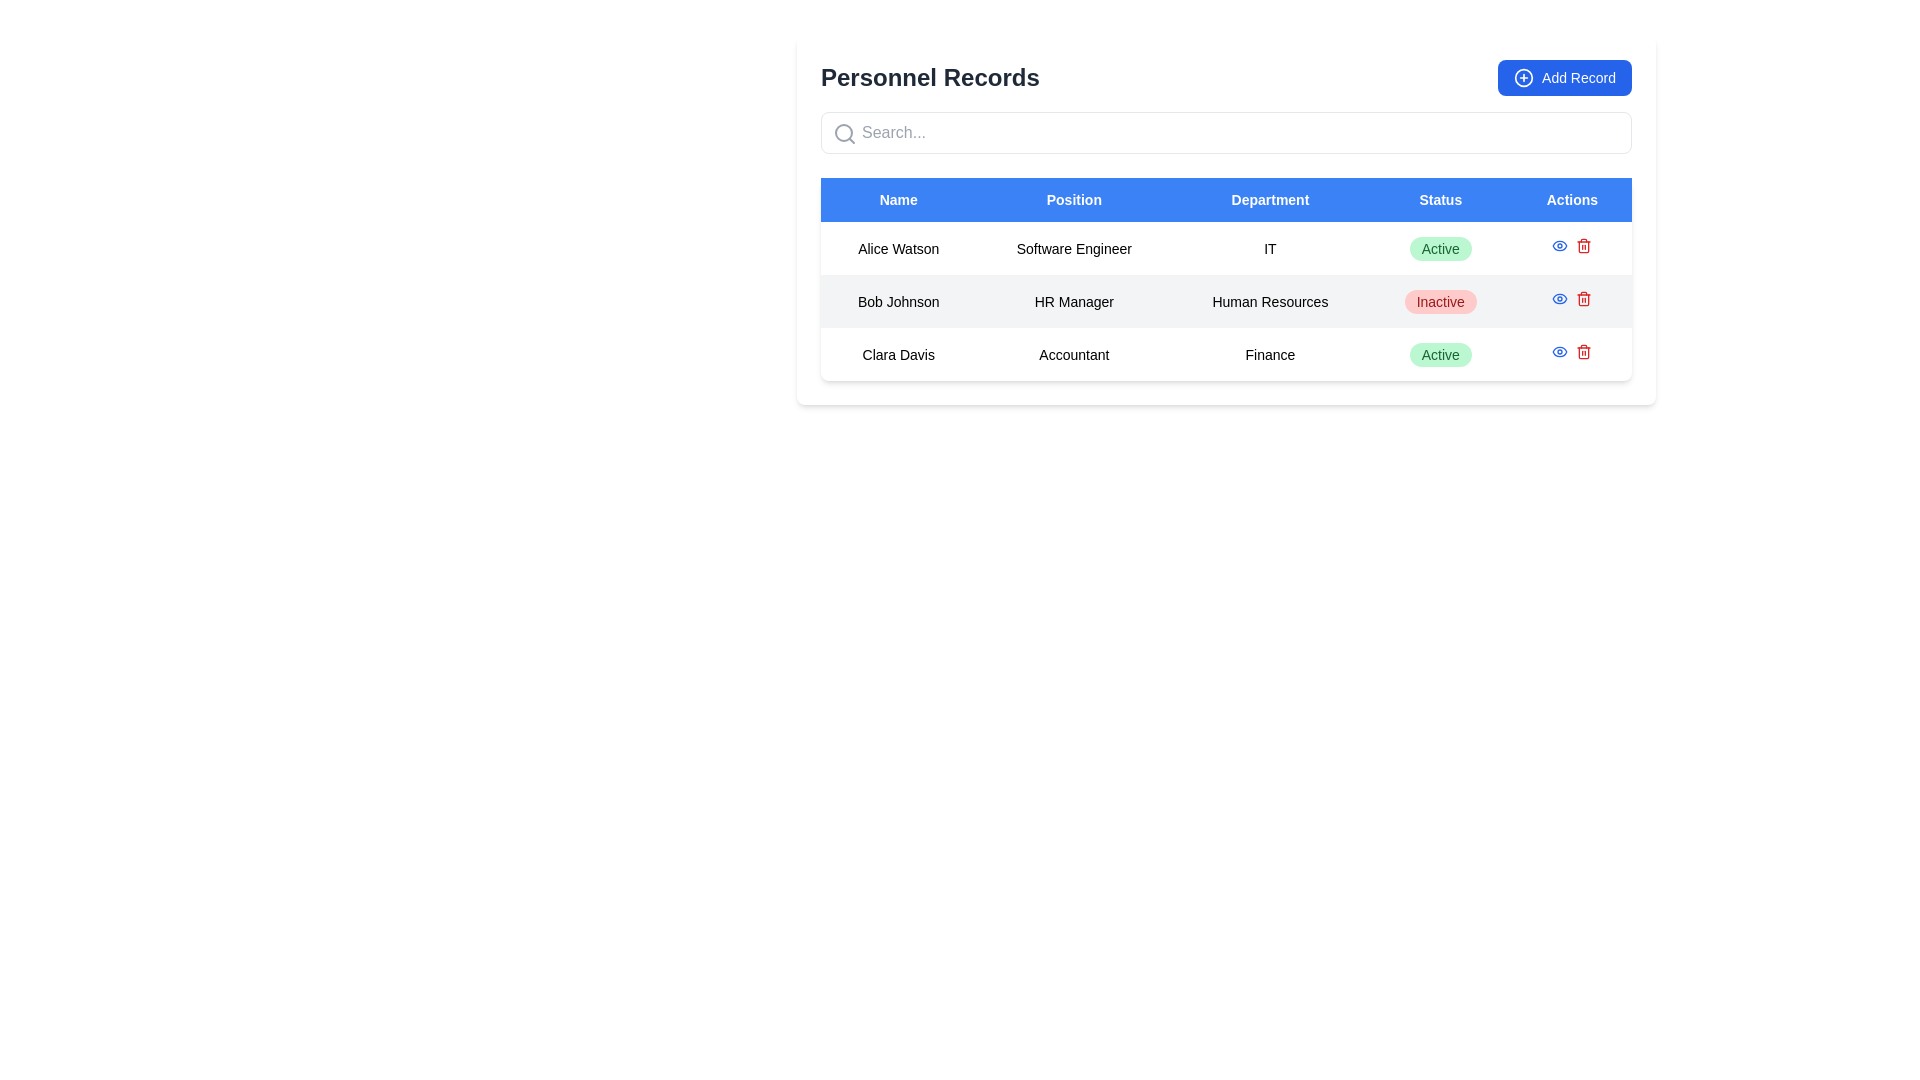 The image size is (1920, 1080). Describe the element at coordinates (1571, 200) in the screenshot. I see `the Table Header located in the top-right portion of the header row, specifically at the fifth position after 'Name', 'Position', 'Department', and 'Status'` at that location.